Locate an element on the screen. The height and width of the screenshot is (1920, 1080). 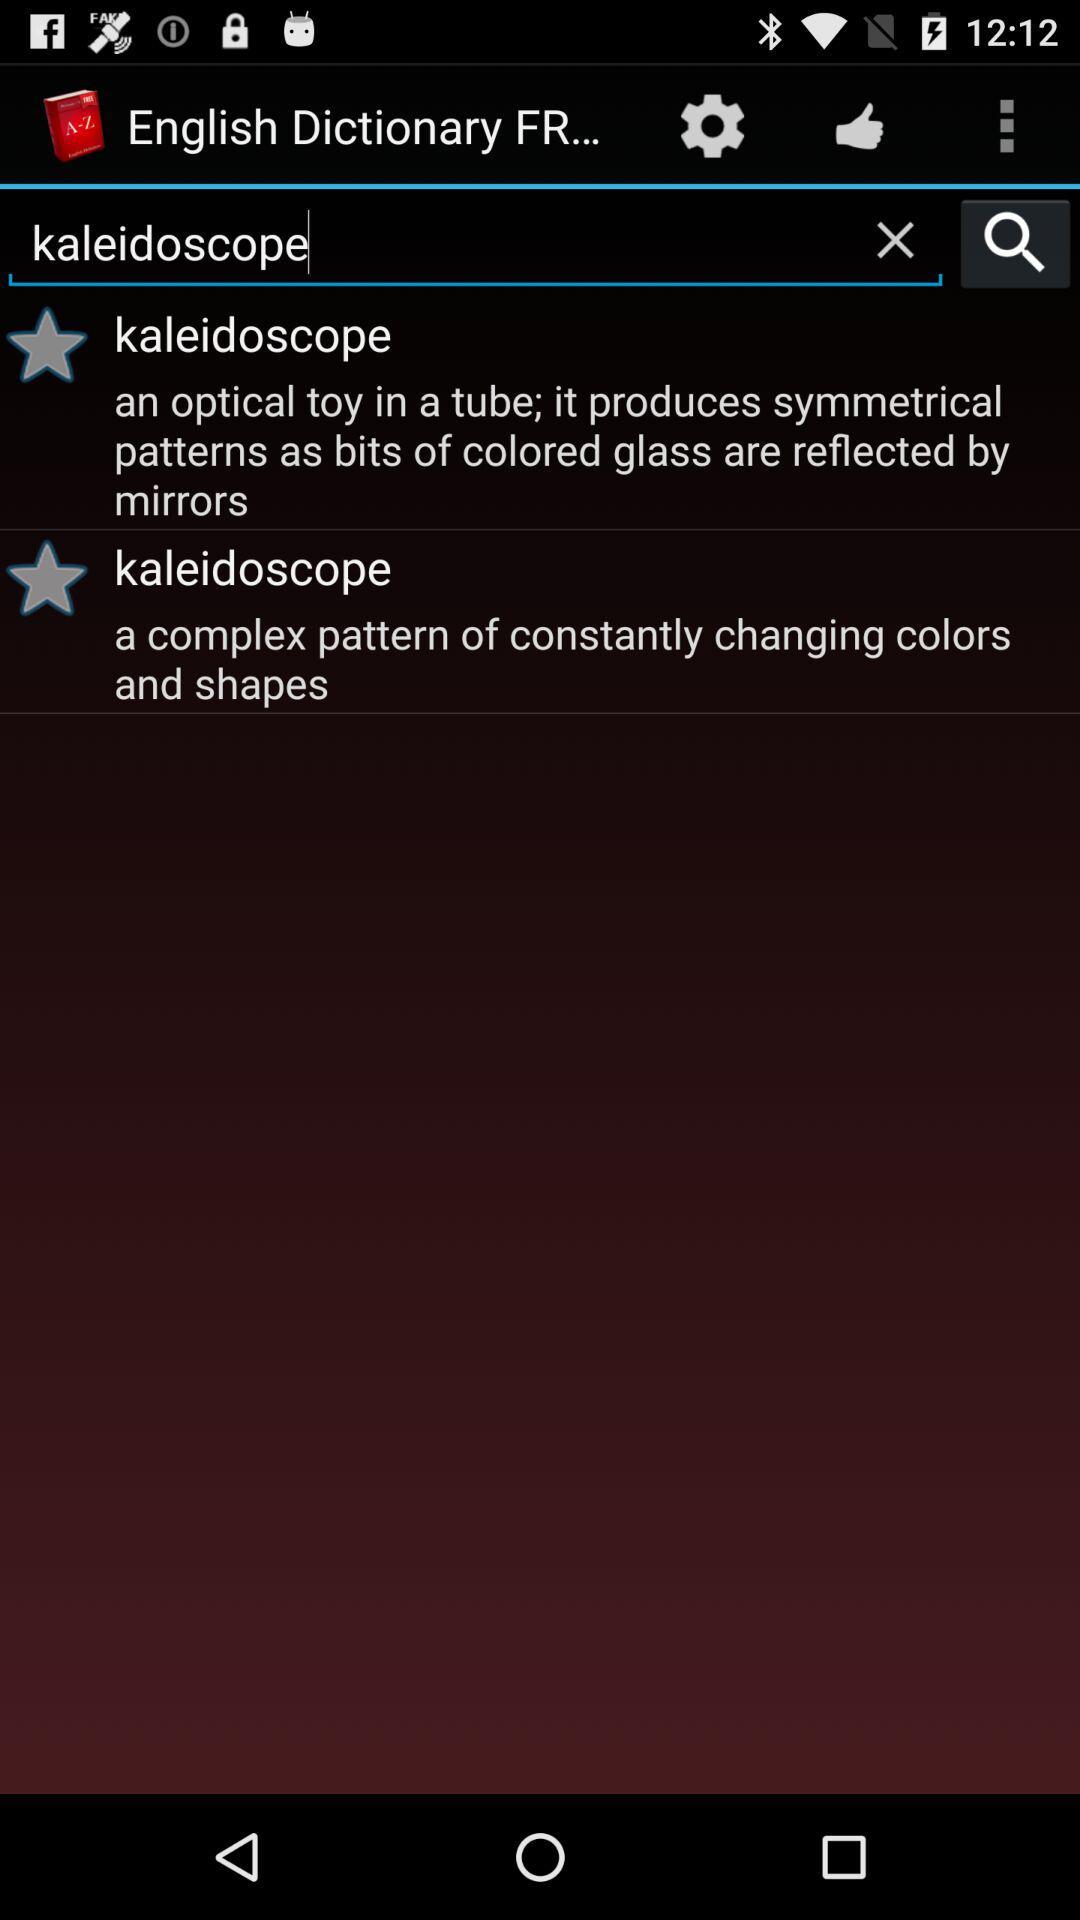
icon above the kaleidoscope app is located at coordinates (1015, 242).